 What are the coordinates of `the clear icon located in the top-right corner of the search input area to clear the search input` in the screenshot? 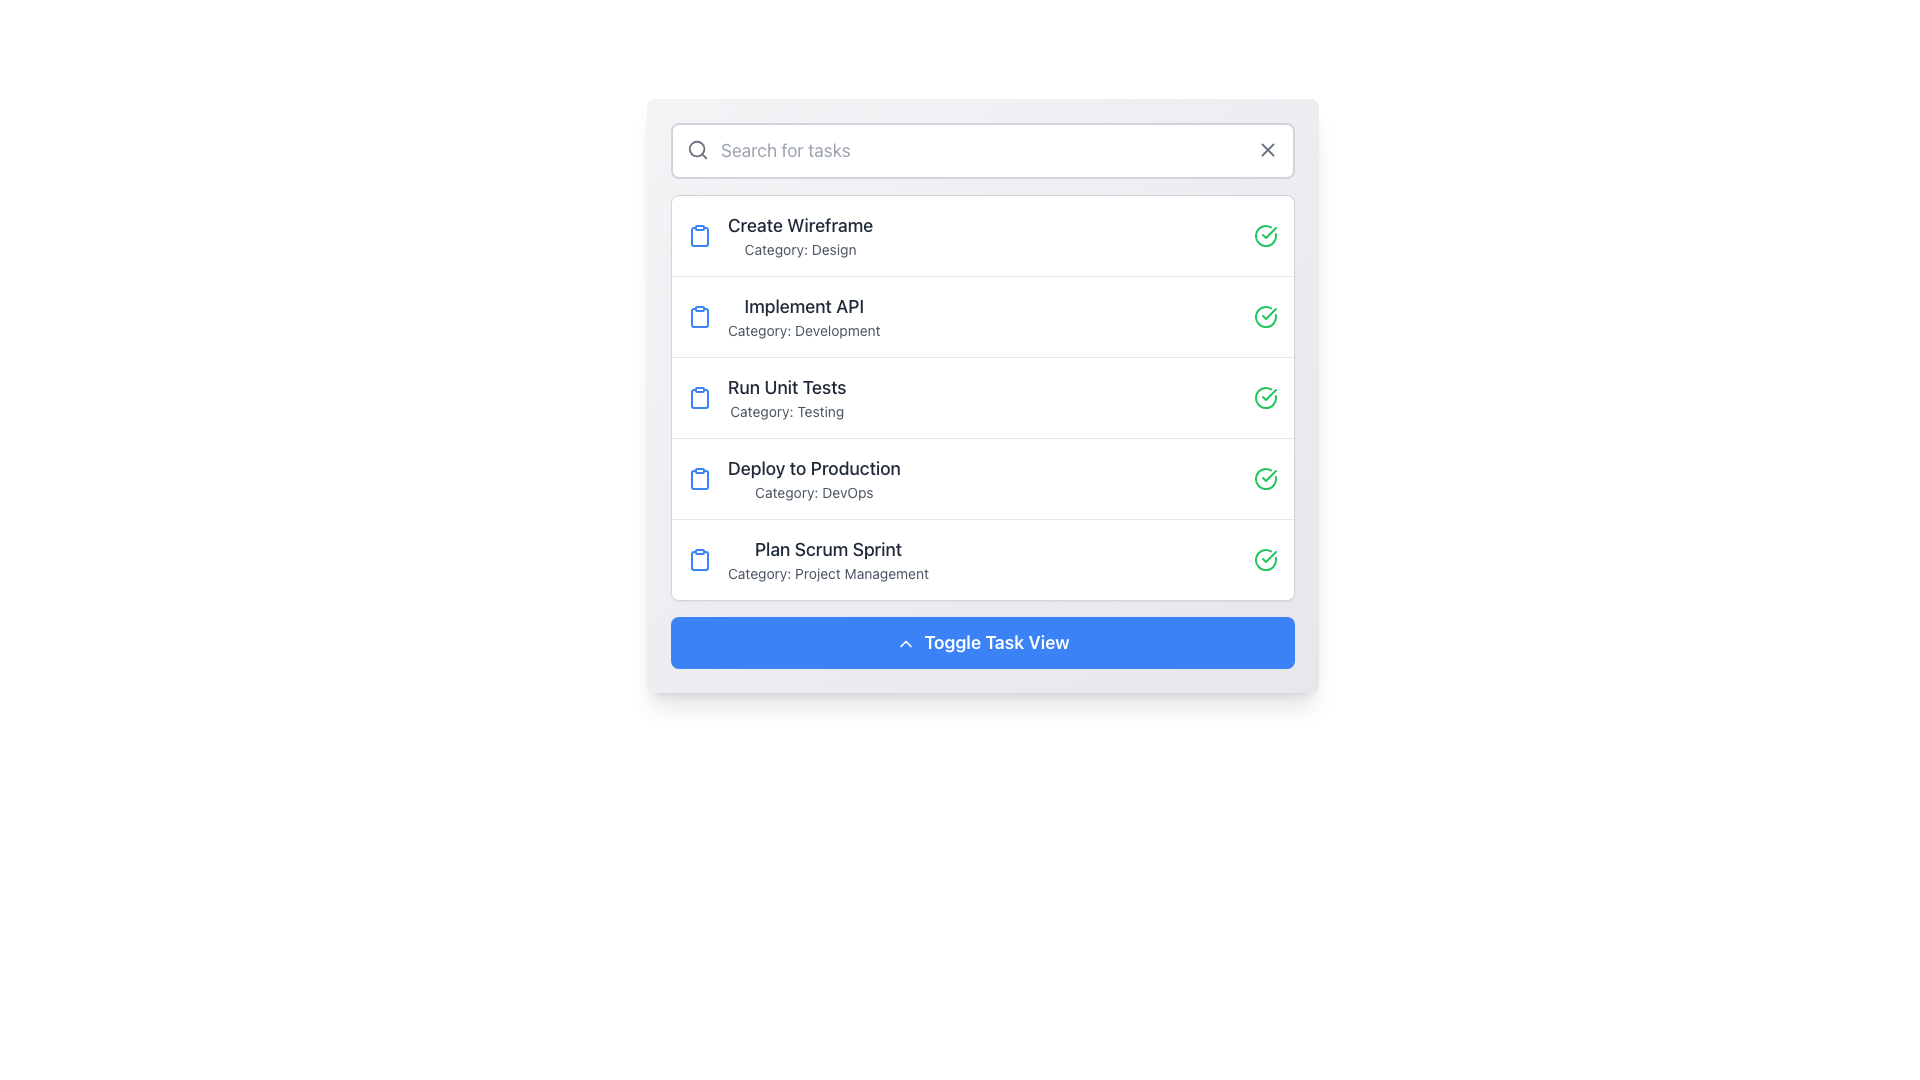 It's located at (1266, 149).